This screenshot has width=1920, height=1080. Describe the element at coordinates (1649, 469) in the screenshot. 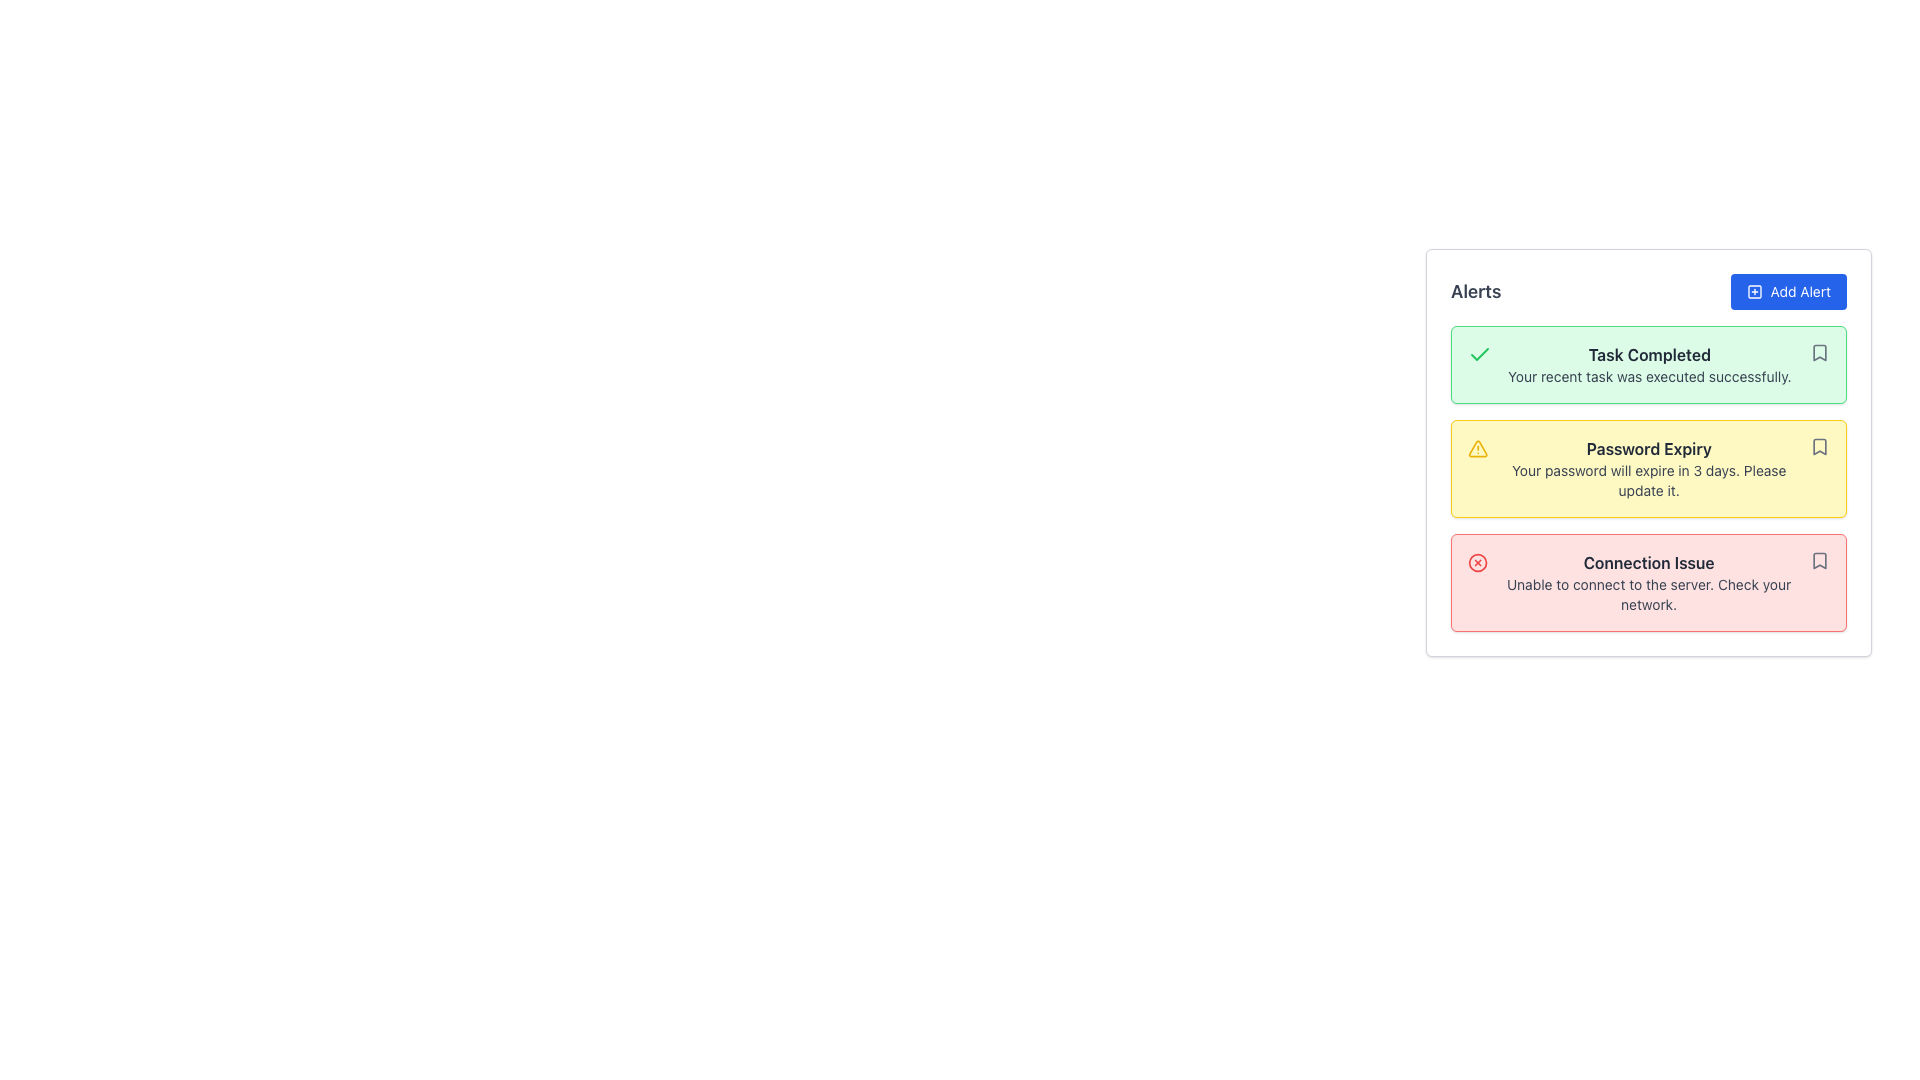

I see `warning message in the TextBlock that informs the user about their password expiration and prompts for an update` at that location.